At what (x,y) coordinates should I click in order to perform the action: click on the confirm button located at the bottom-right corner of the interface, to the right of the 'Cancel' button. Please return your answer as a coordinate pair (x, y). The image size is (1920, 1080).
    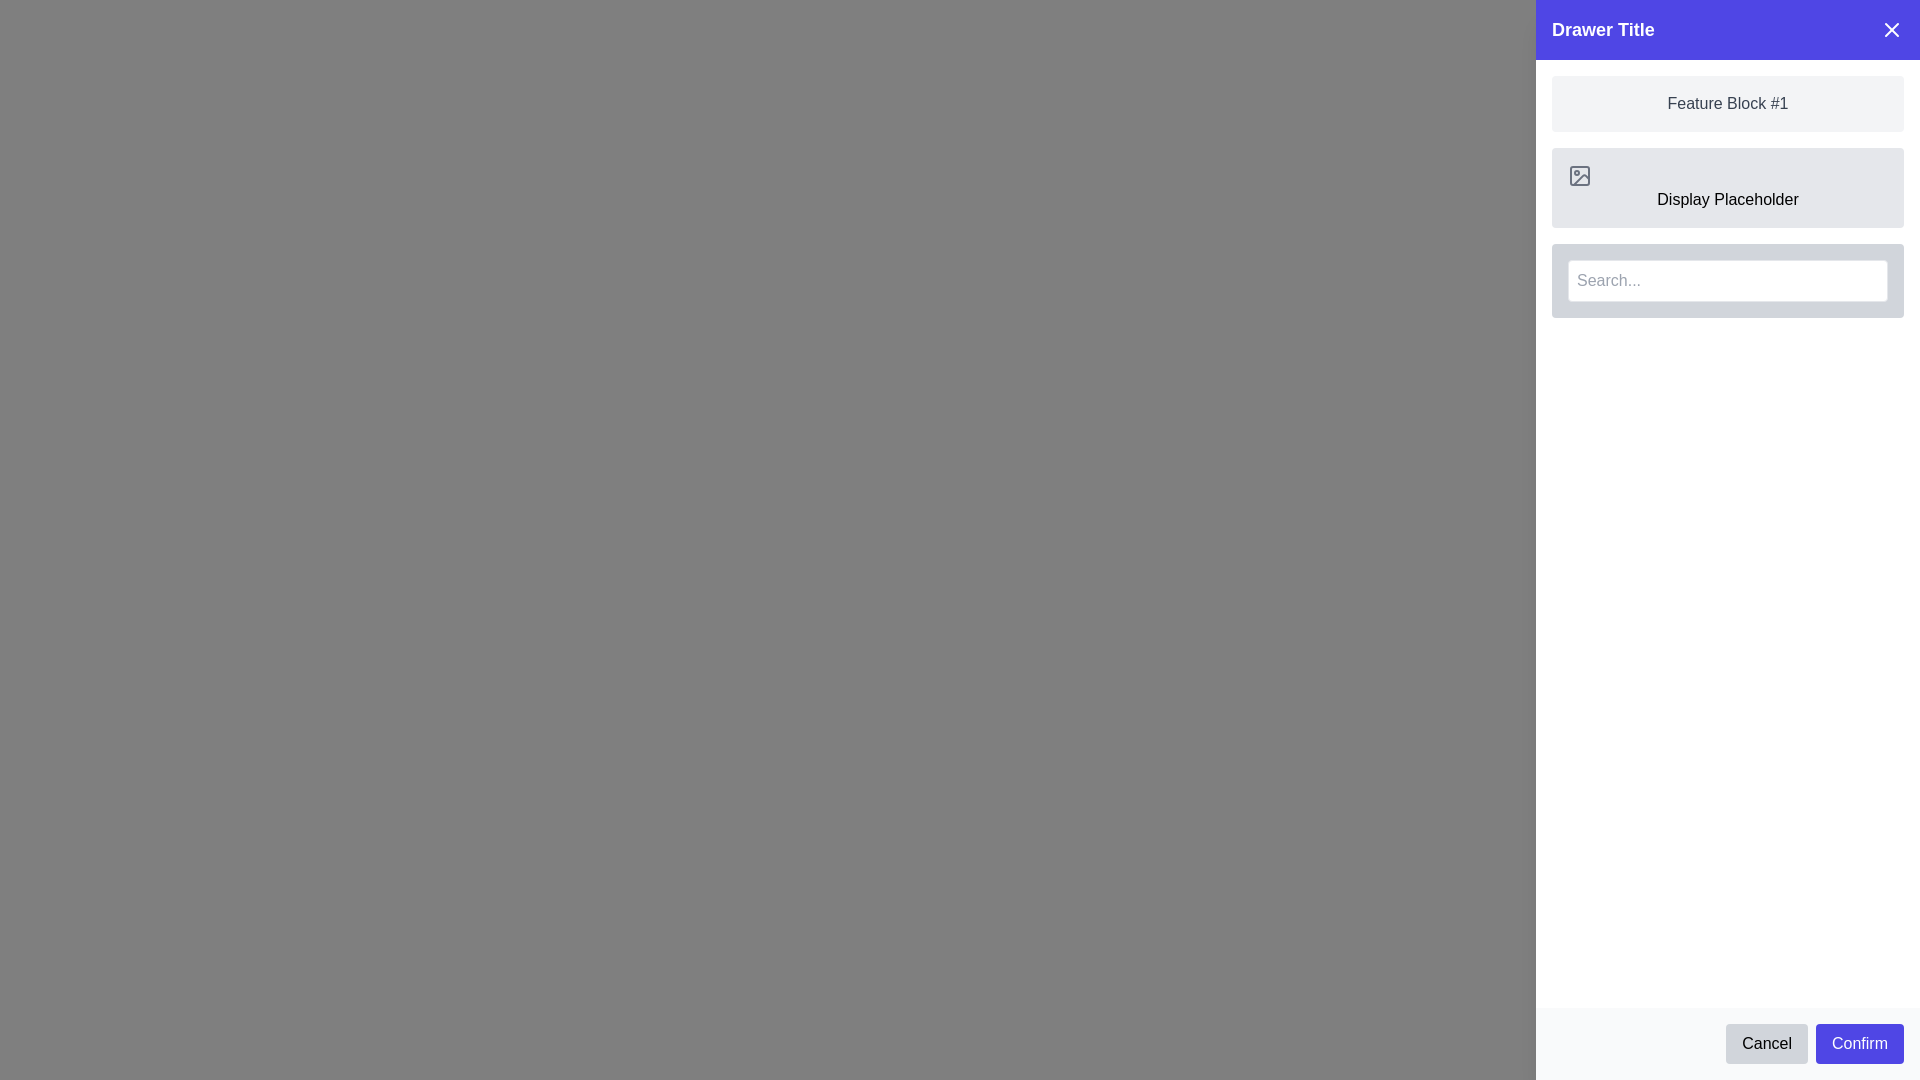
    Looking at the image, I should click on (1857, 1043).